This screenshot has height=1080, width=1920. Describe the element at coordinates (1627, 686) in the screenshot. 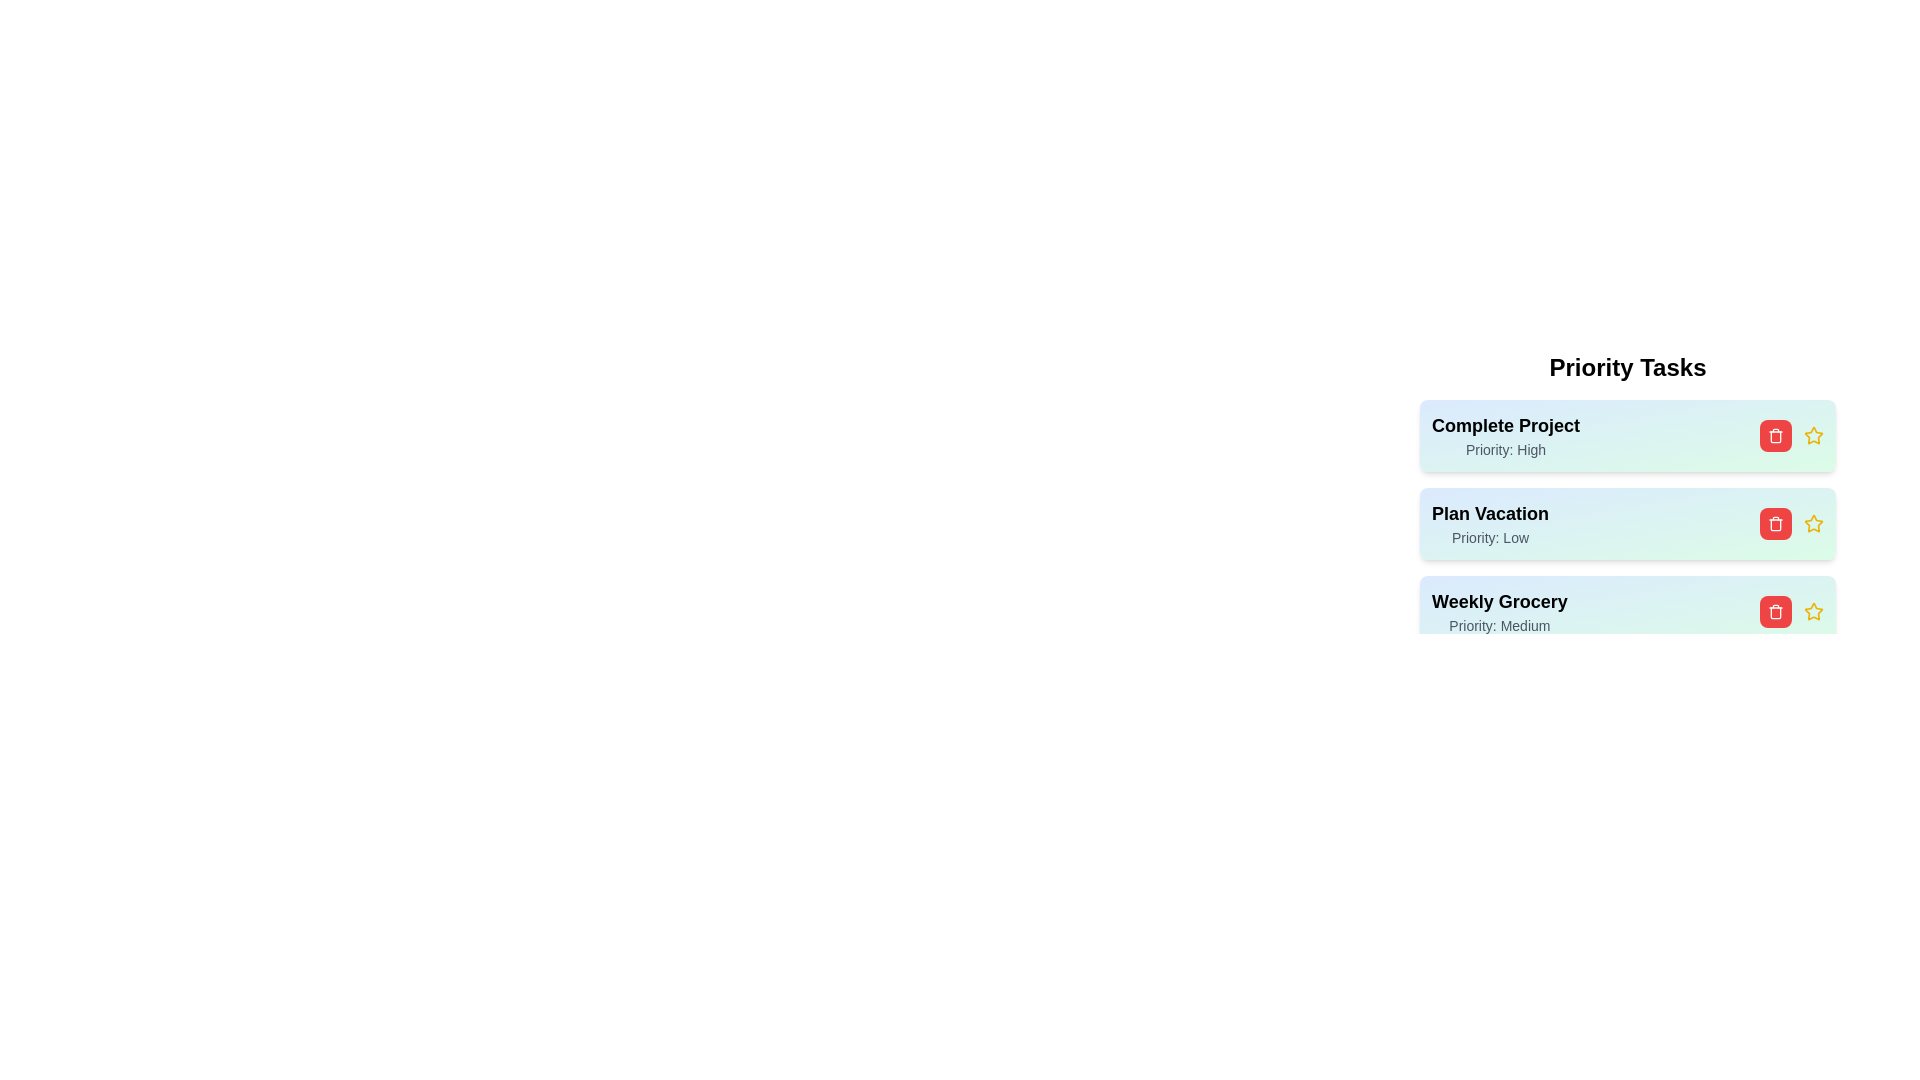

I see `the 'Add Task' button` at that location.